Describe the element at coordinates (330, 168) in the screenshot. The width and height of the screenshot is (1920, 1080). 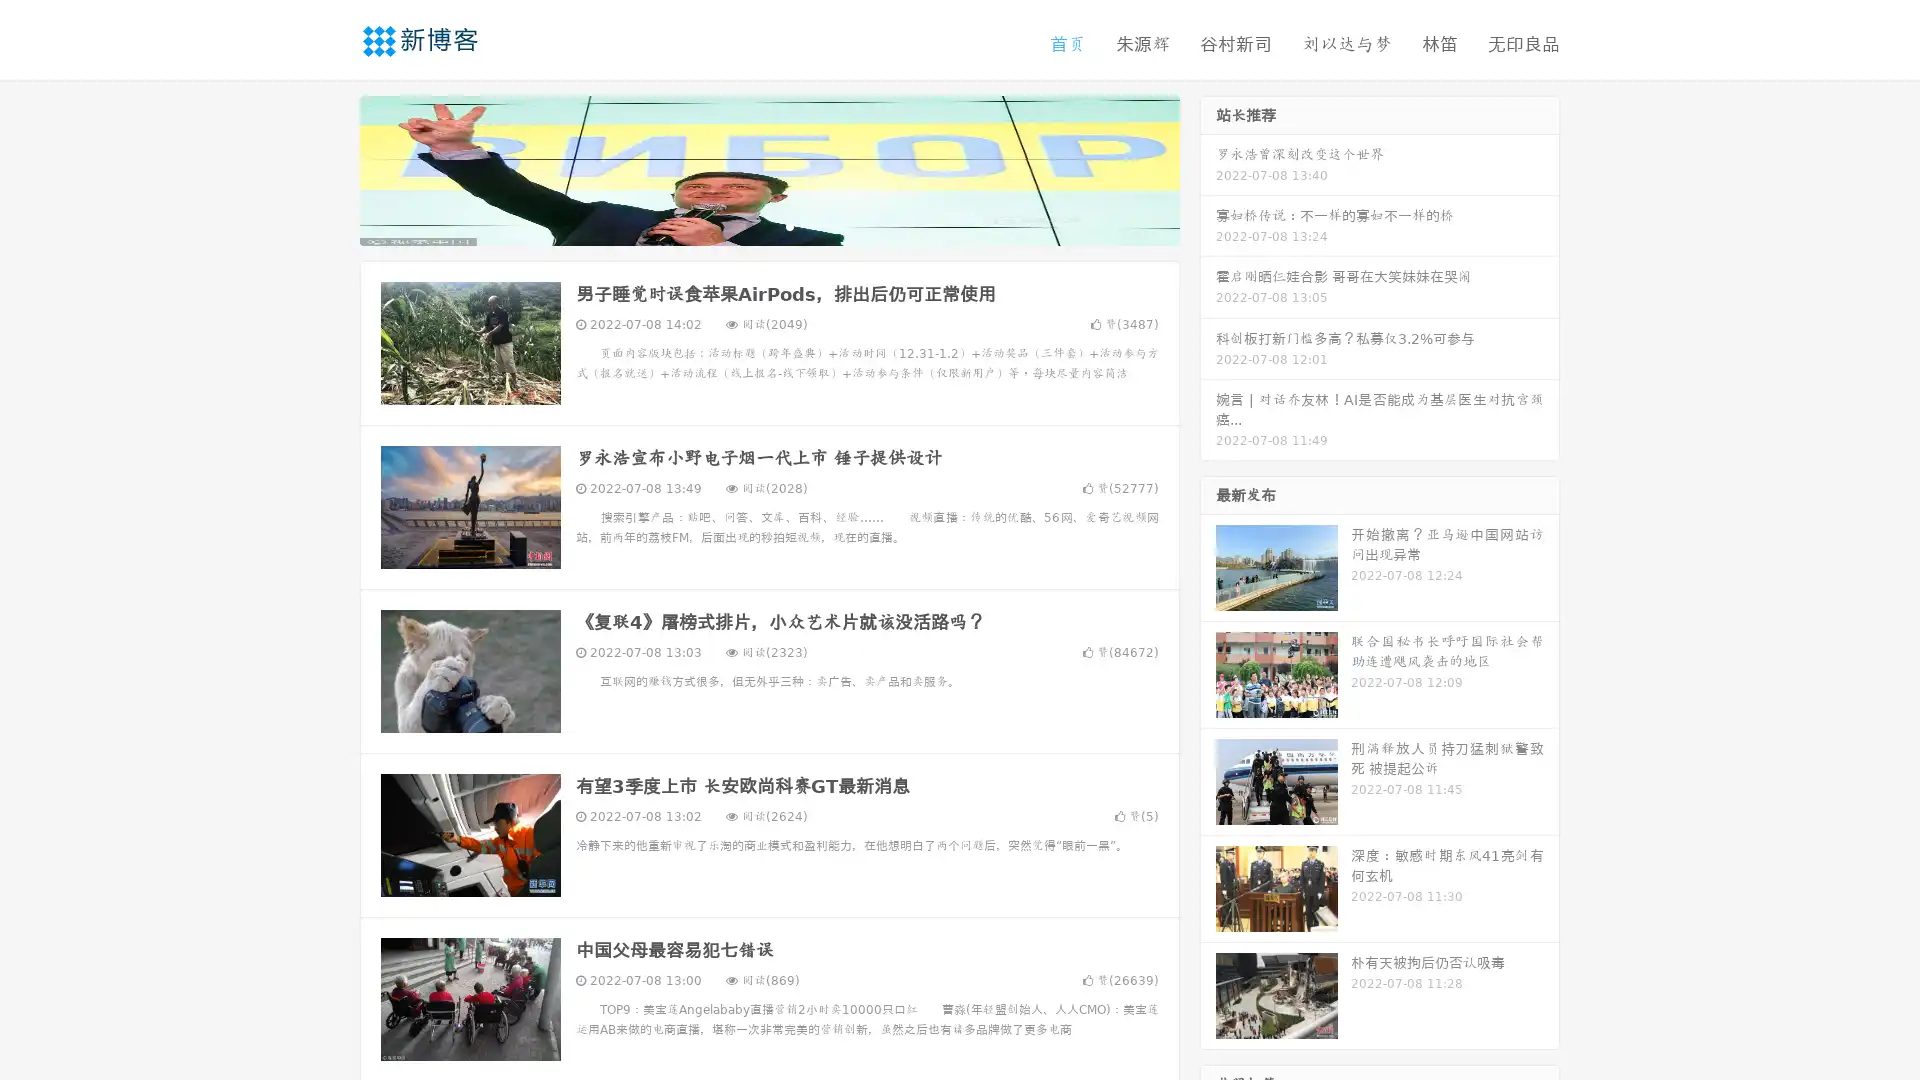
I see `Previous slide` at that location.